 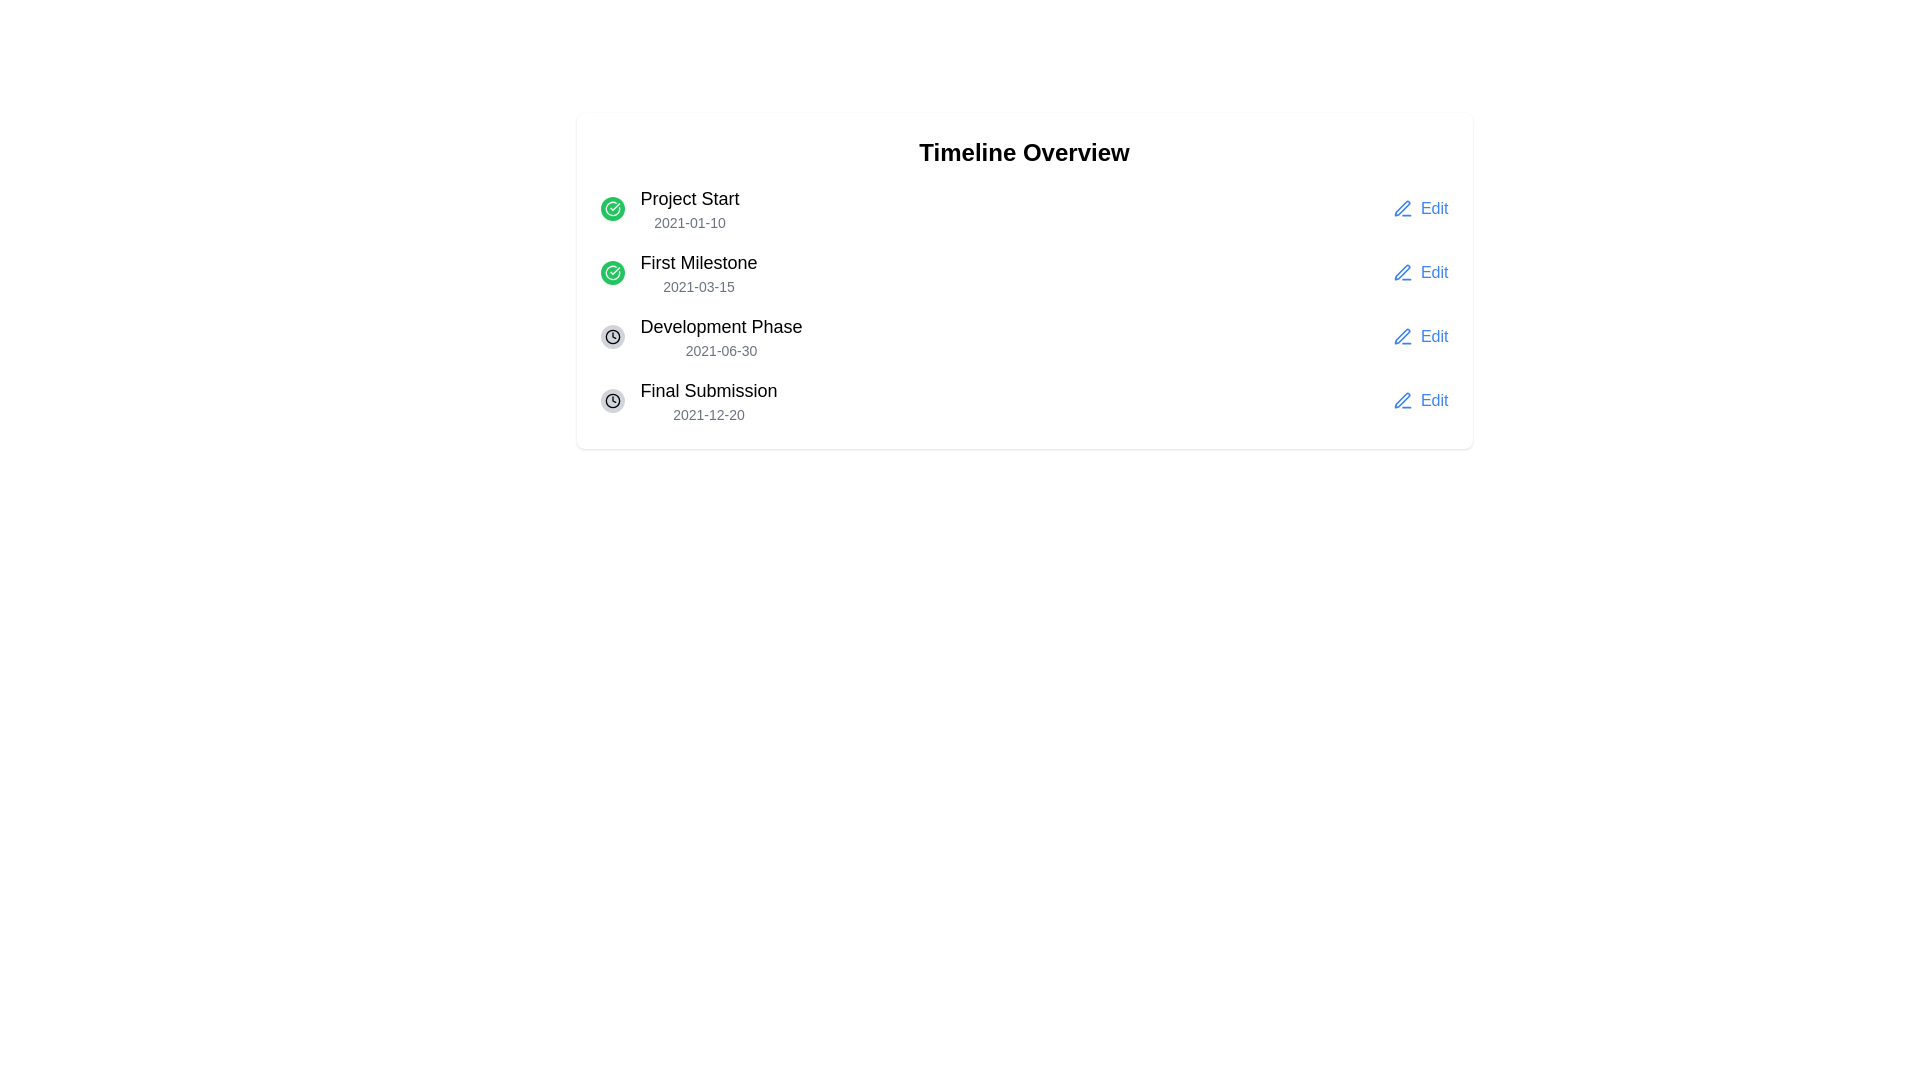 I want to click on the blue pen icon located to the right of the 'Final Submission' label in the last row of the timeline overview to initiate editing, so click(x=1401, y=401).